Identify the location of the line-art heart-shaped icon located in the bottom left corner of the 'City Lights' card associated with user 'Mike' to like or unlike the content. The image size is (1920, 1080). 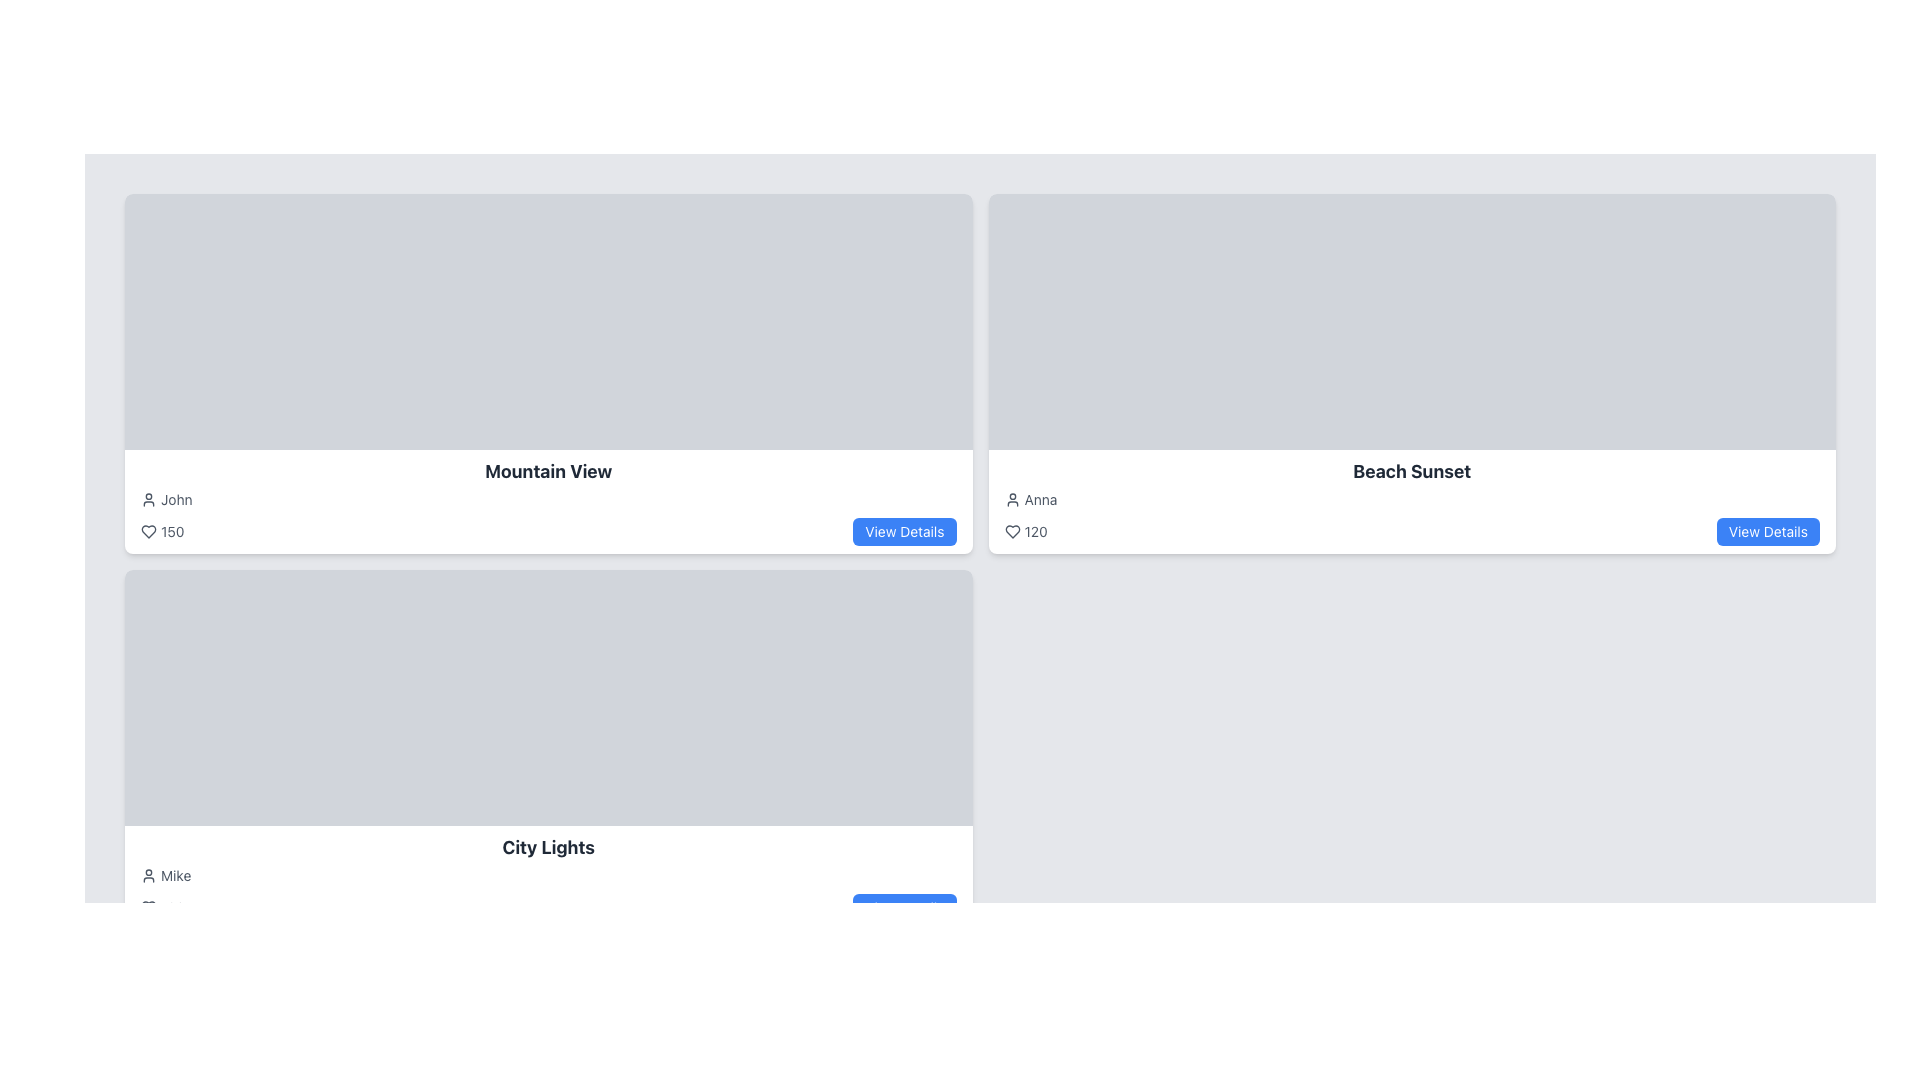
(147, 907).